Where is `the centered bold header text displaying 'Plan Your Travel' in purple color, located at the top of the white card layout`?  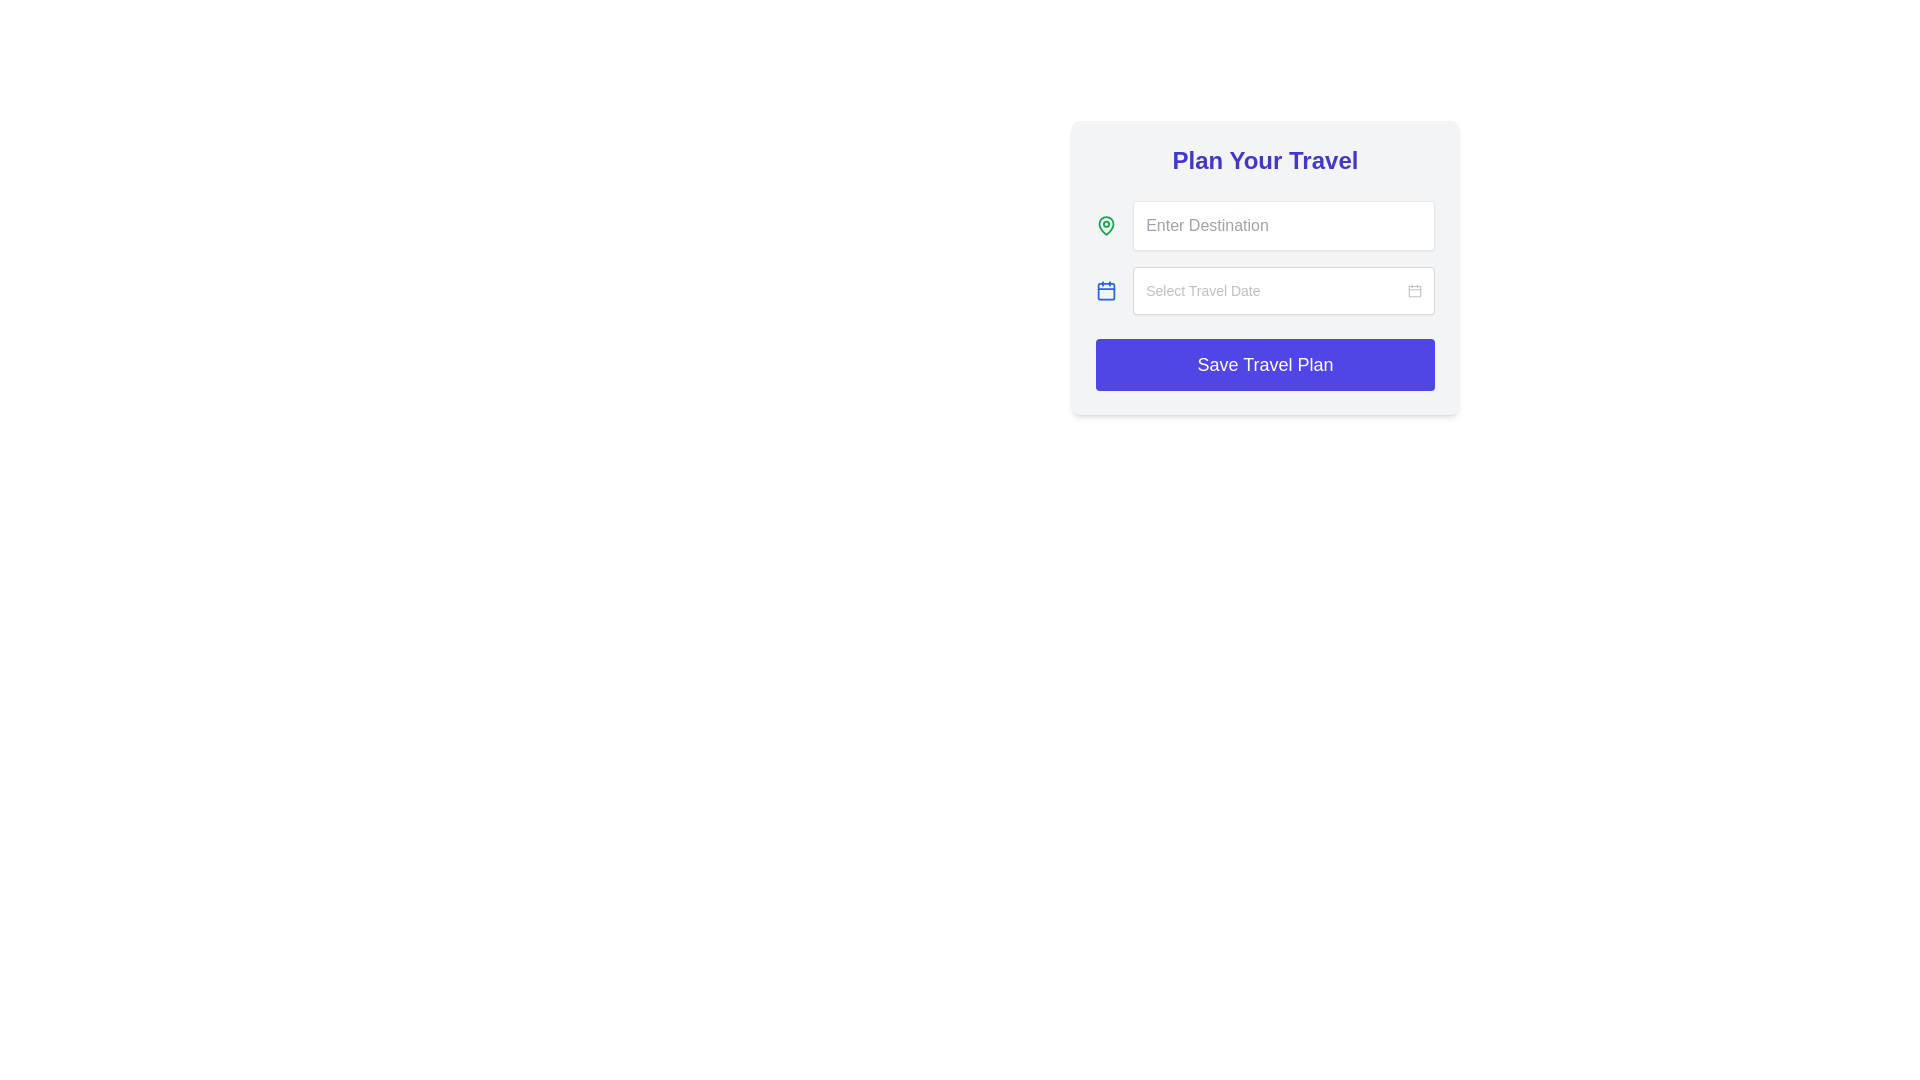 the centered bold header text displaying 'Plan Your Travel' in purple color, located at the top of the white card layout is located at coordinates (1264, 160).